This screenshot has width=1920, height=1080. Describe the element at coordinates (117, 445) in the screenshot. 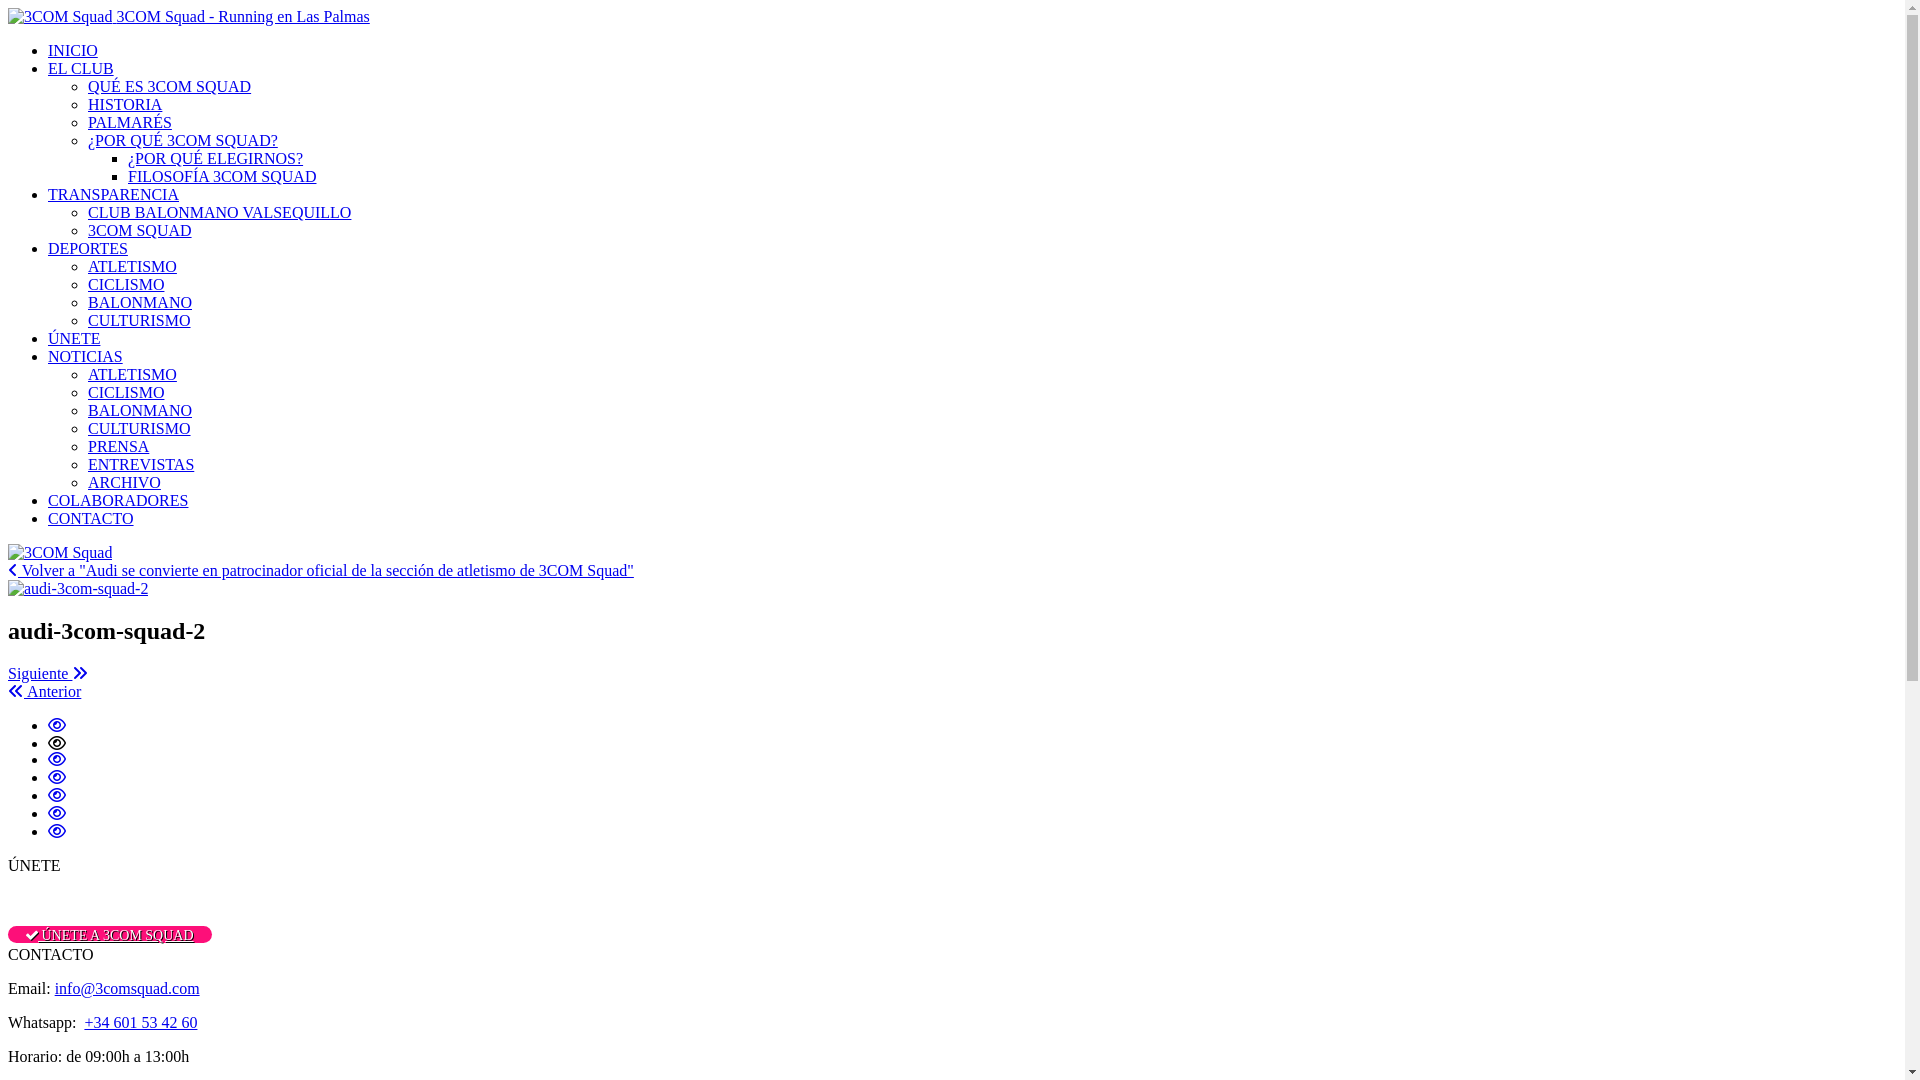

I see `'PRENSA'` at that location.